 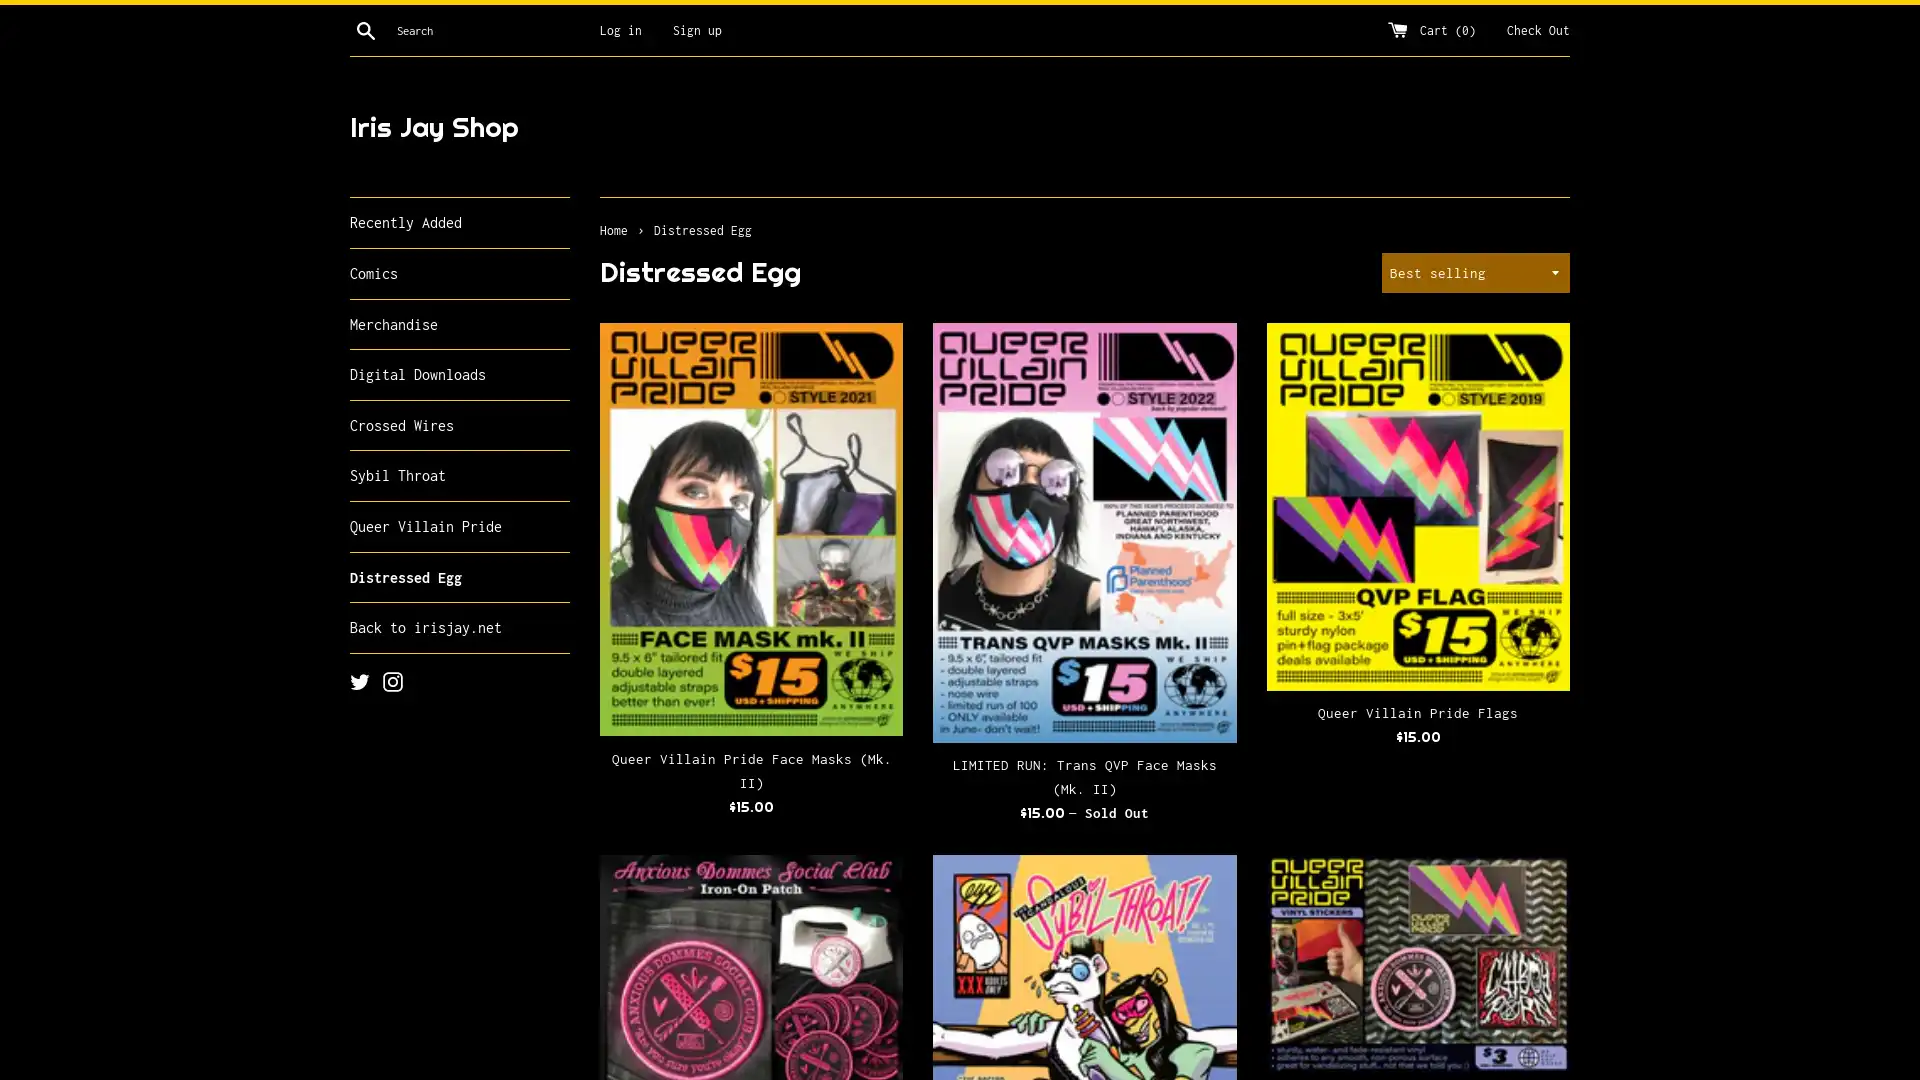 I want to click on Search, so click(x=365, y=29).